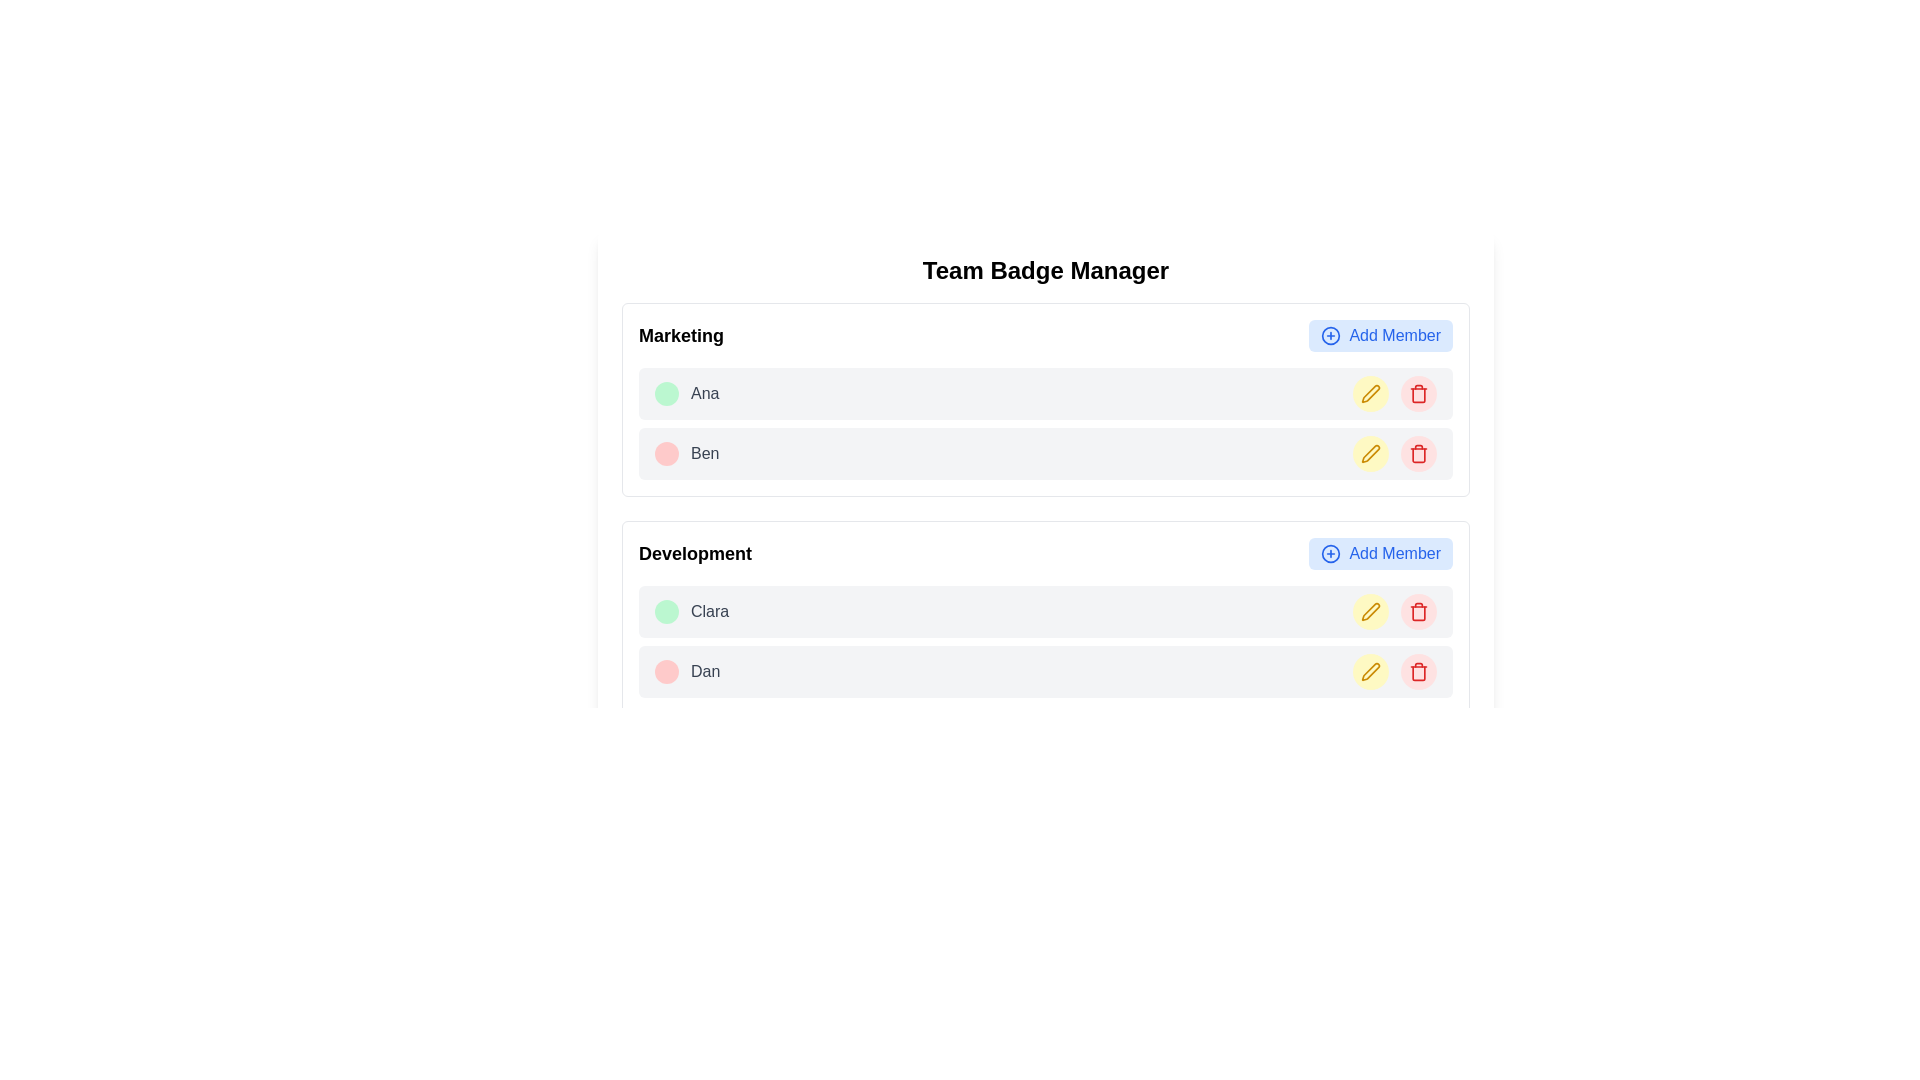 This screenshot has height=1080, width=1920. I want to click on the label that represents a name associated with an inactive status, located to the right of the red circular 'Inactive' badge in the 'Development' group, so click(687, 671).